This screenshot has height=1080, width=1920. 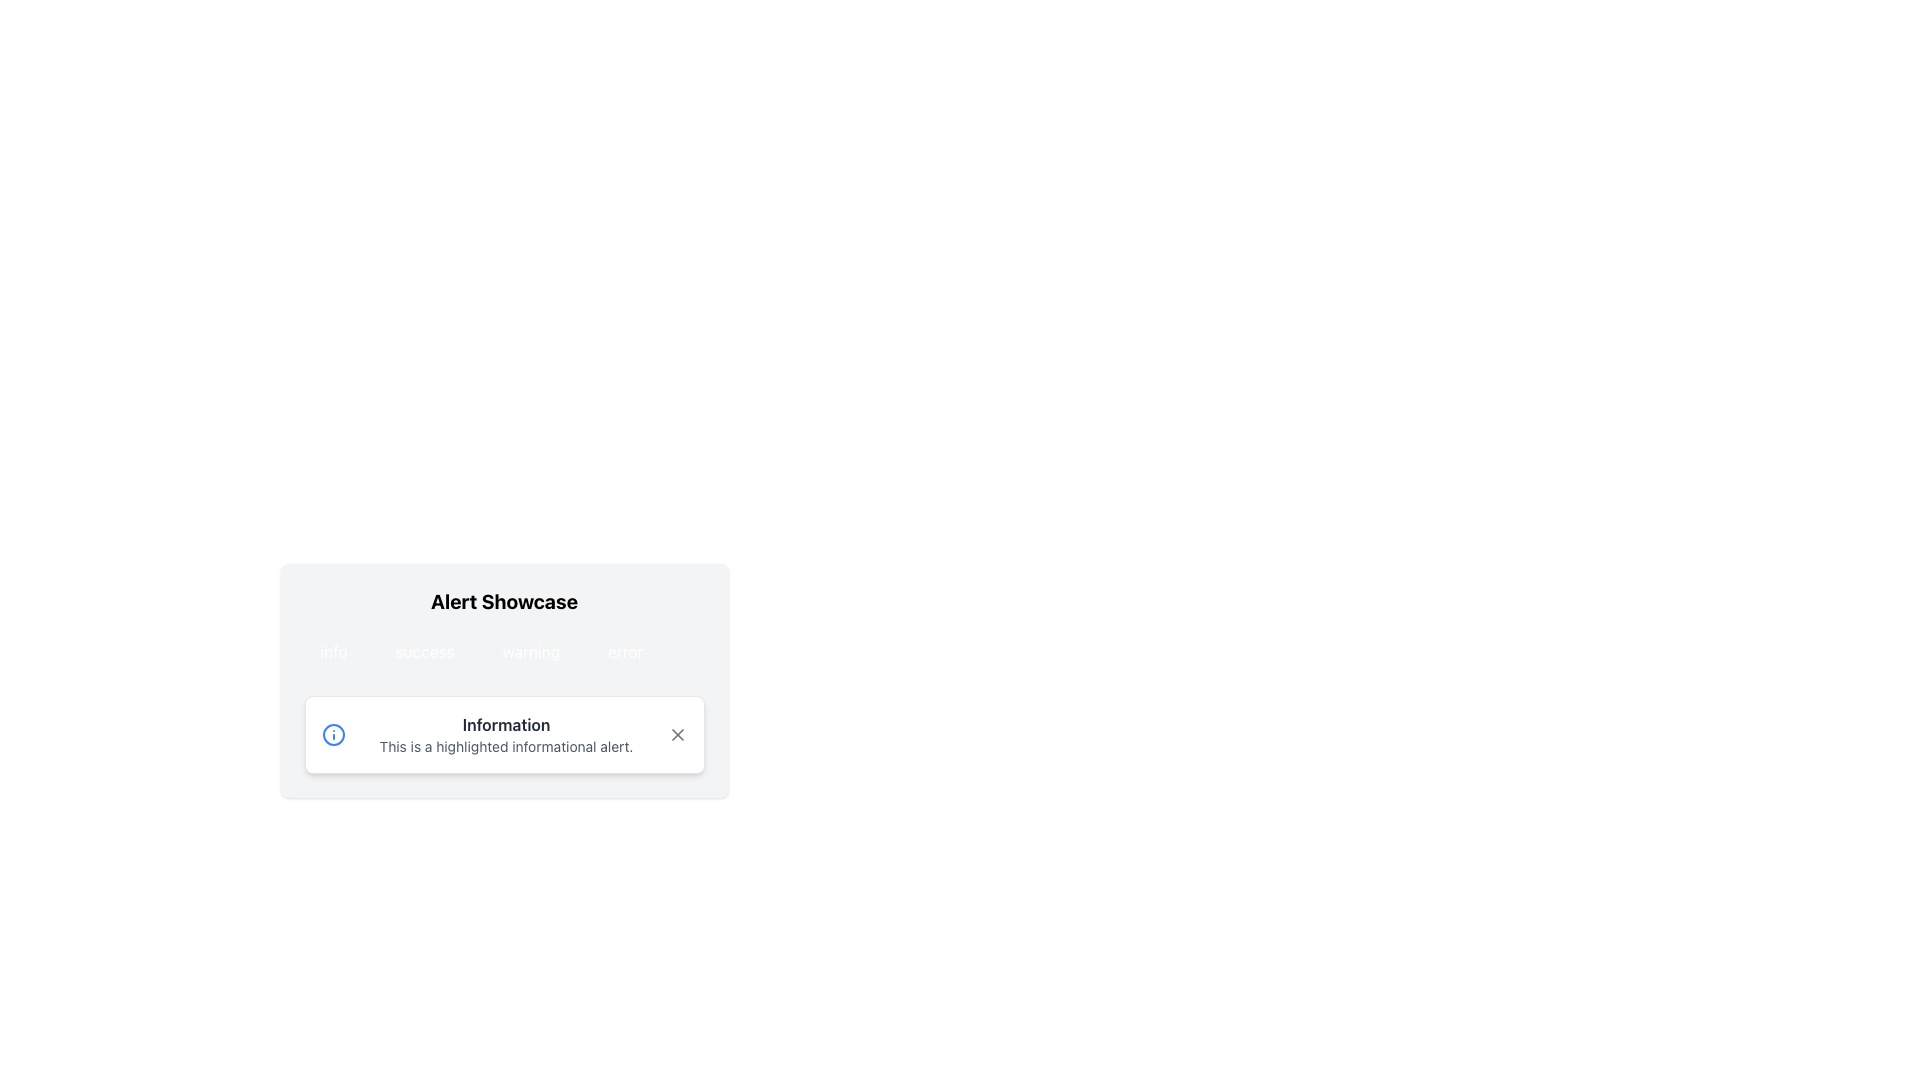 What do you see at coordinates (506, 735) in the screenshot?
I see `the text block titled 'Information' which contains a subtitle stating 'This is a highlighted informational alert.' for reading` at bounding box center [506, 735].